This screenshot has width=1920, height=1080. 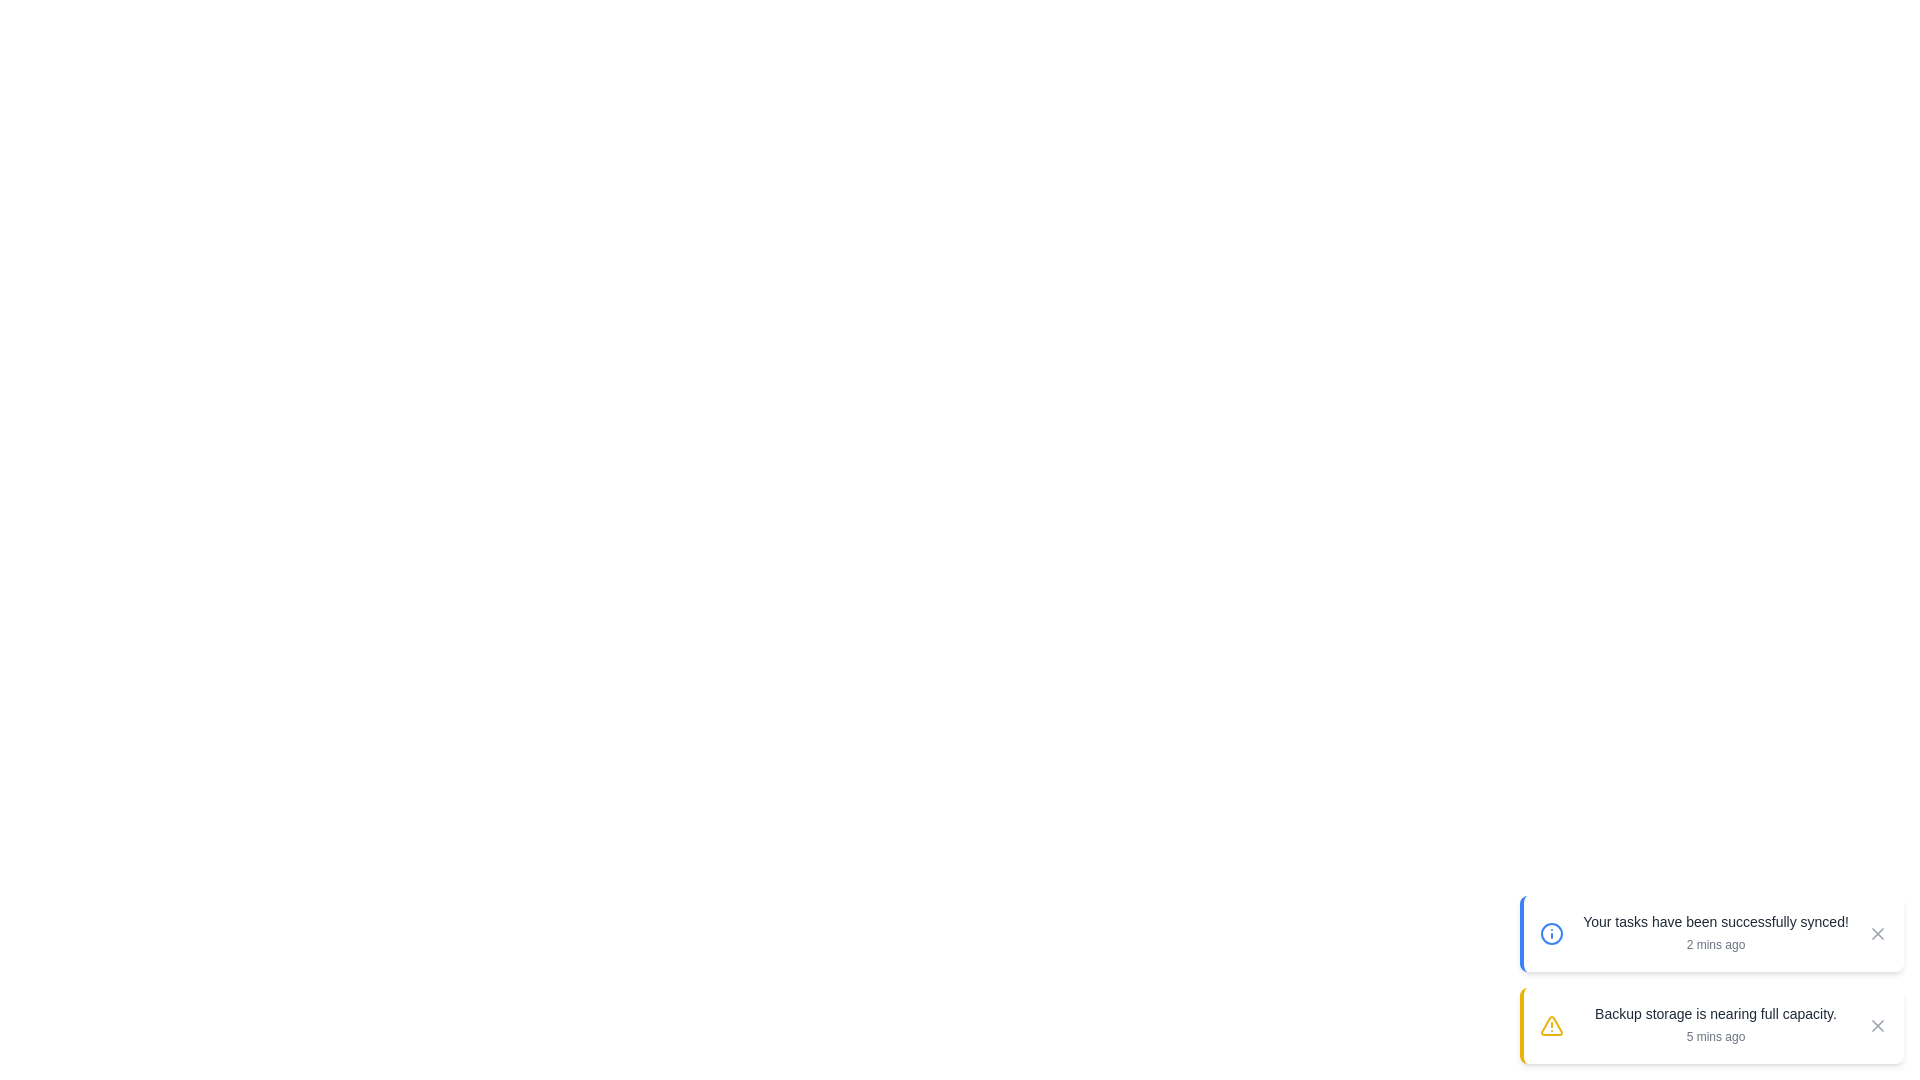 What do you see at coordinates (1711, 933) in the screenshot?
I see `the snackbar to trigger the scaling effect` at bounding box center [1711, 933].